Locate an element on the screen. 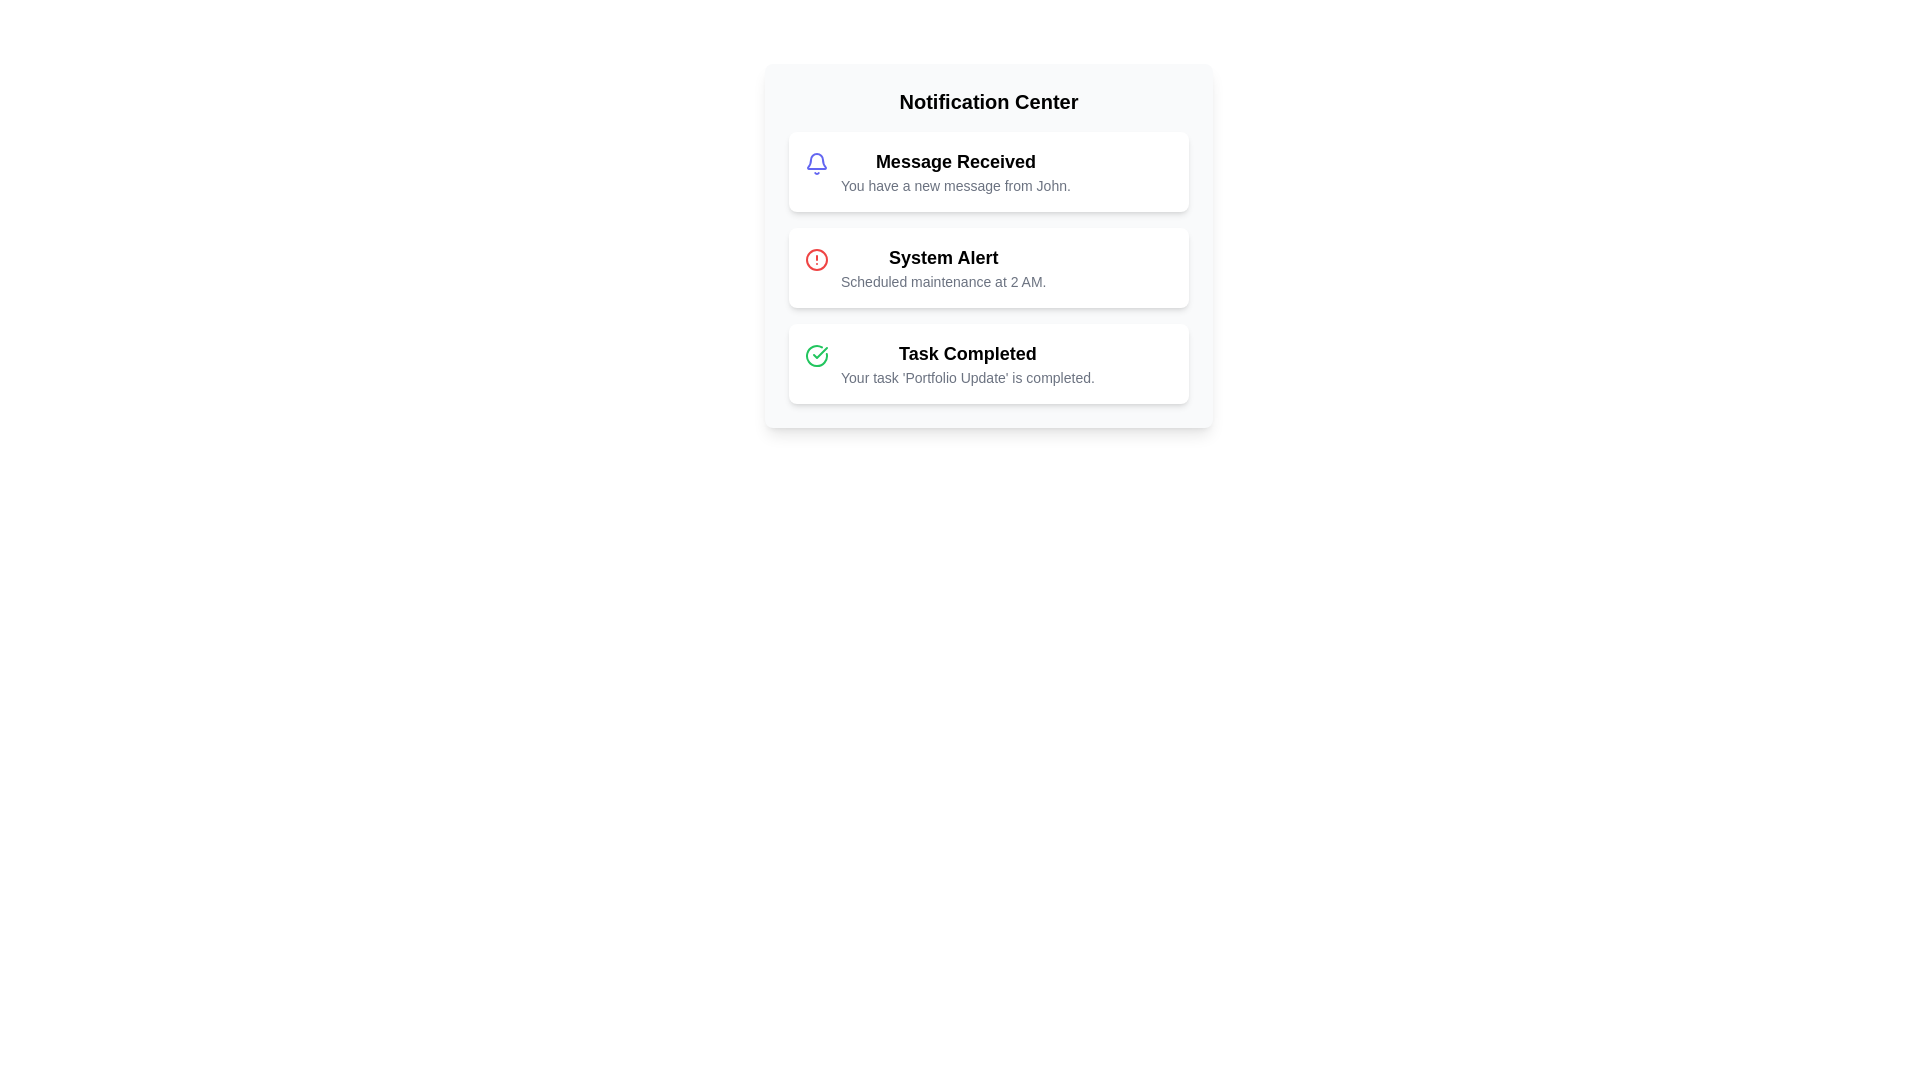  the notification titled 'Task Completed' to view its details is located at coordinates (988, 363).